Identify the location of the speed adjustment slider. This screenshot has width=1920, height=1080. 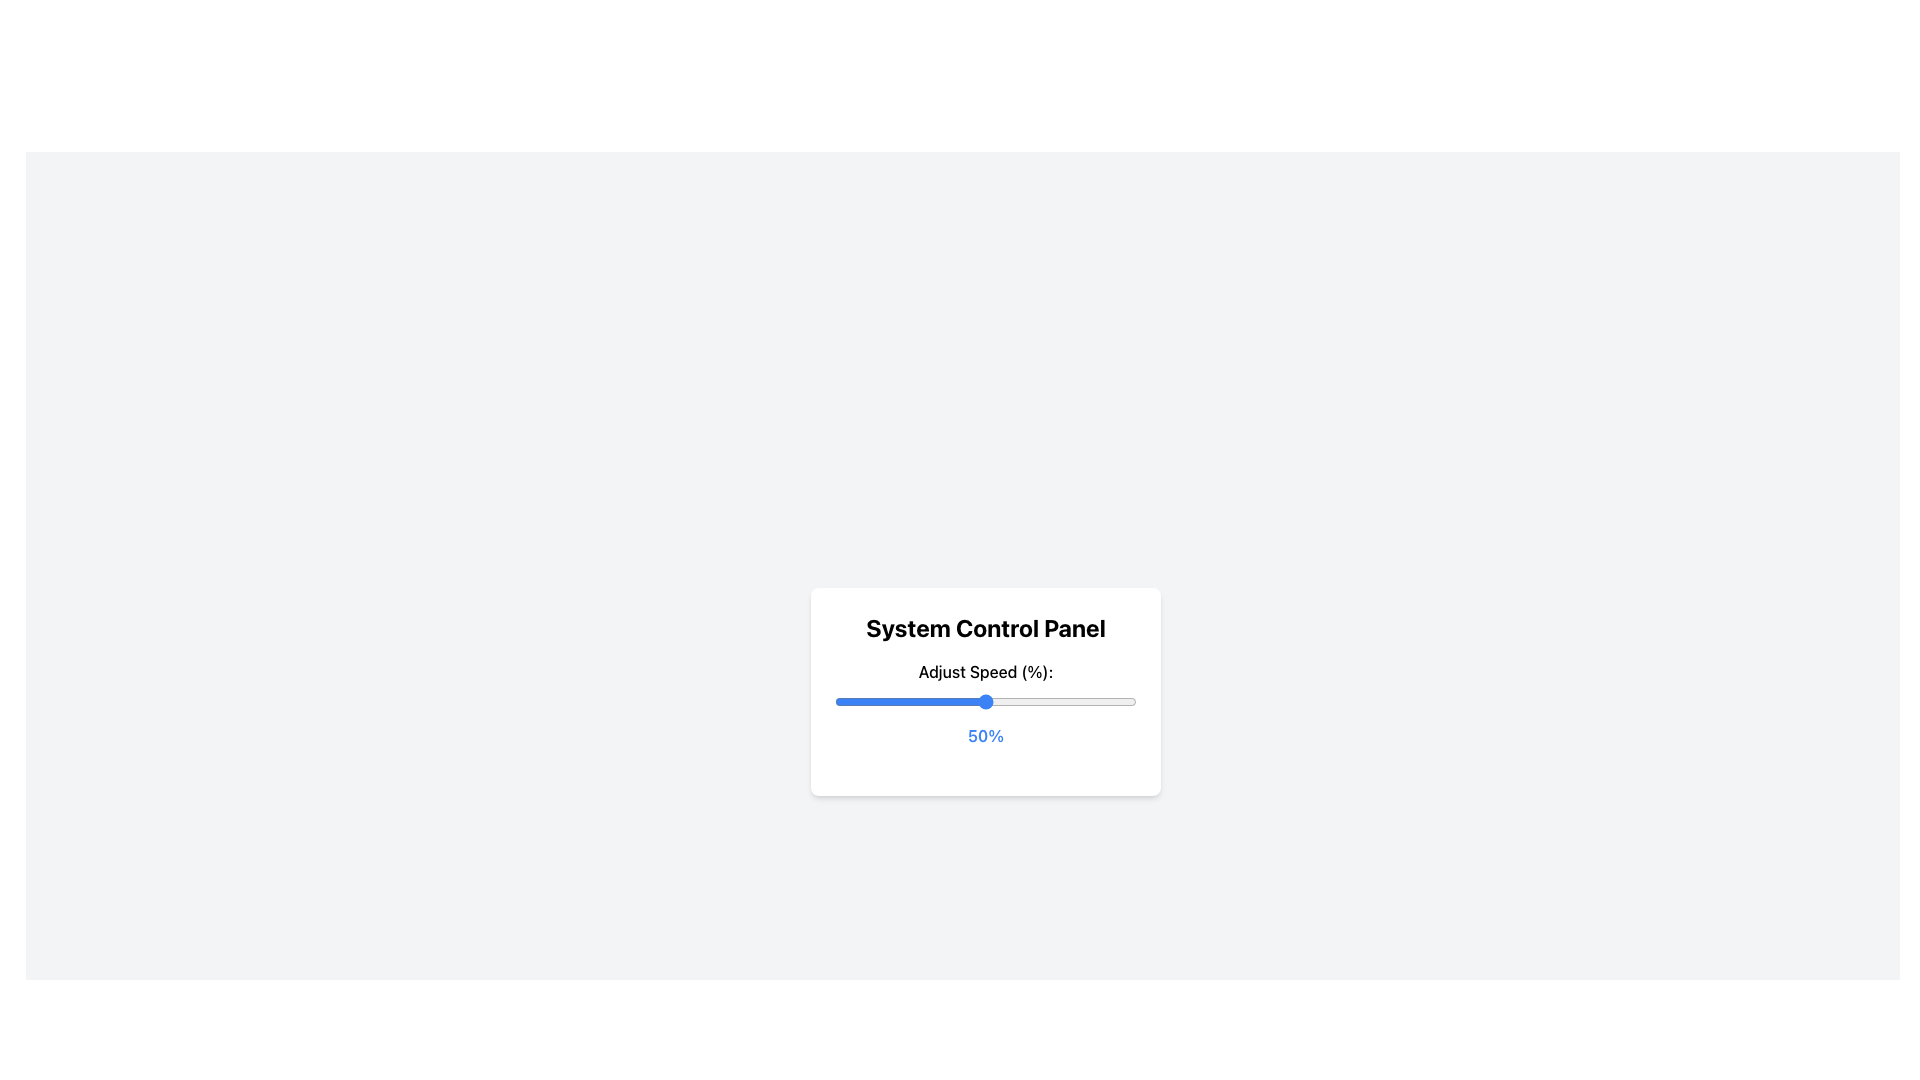
(1060, 701).